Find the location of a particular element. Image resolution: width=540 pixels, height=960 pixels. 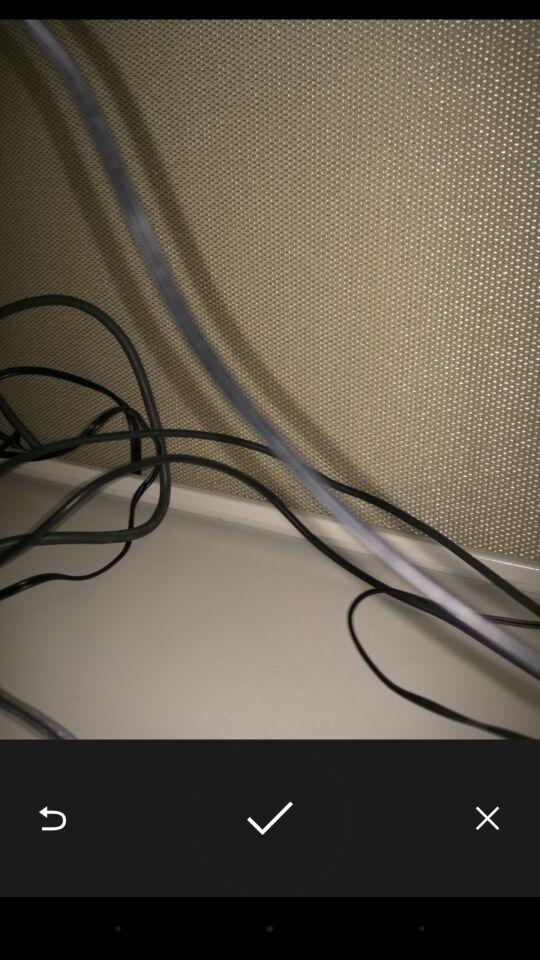

the close icon is located at coordinates (472, 917).